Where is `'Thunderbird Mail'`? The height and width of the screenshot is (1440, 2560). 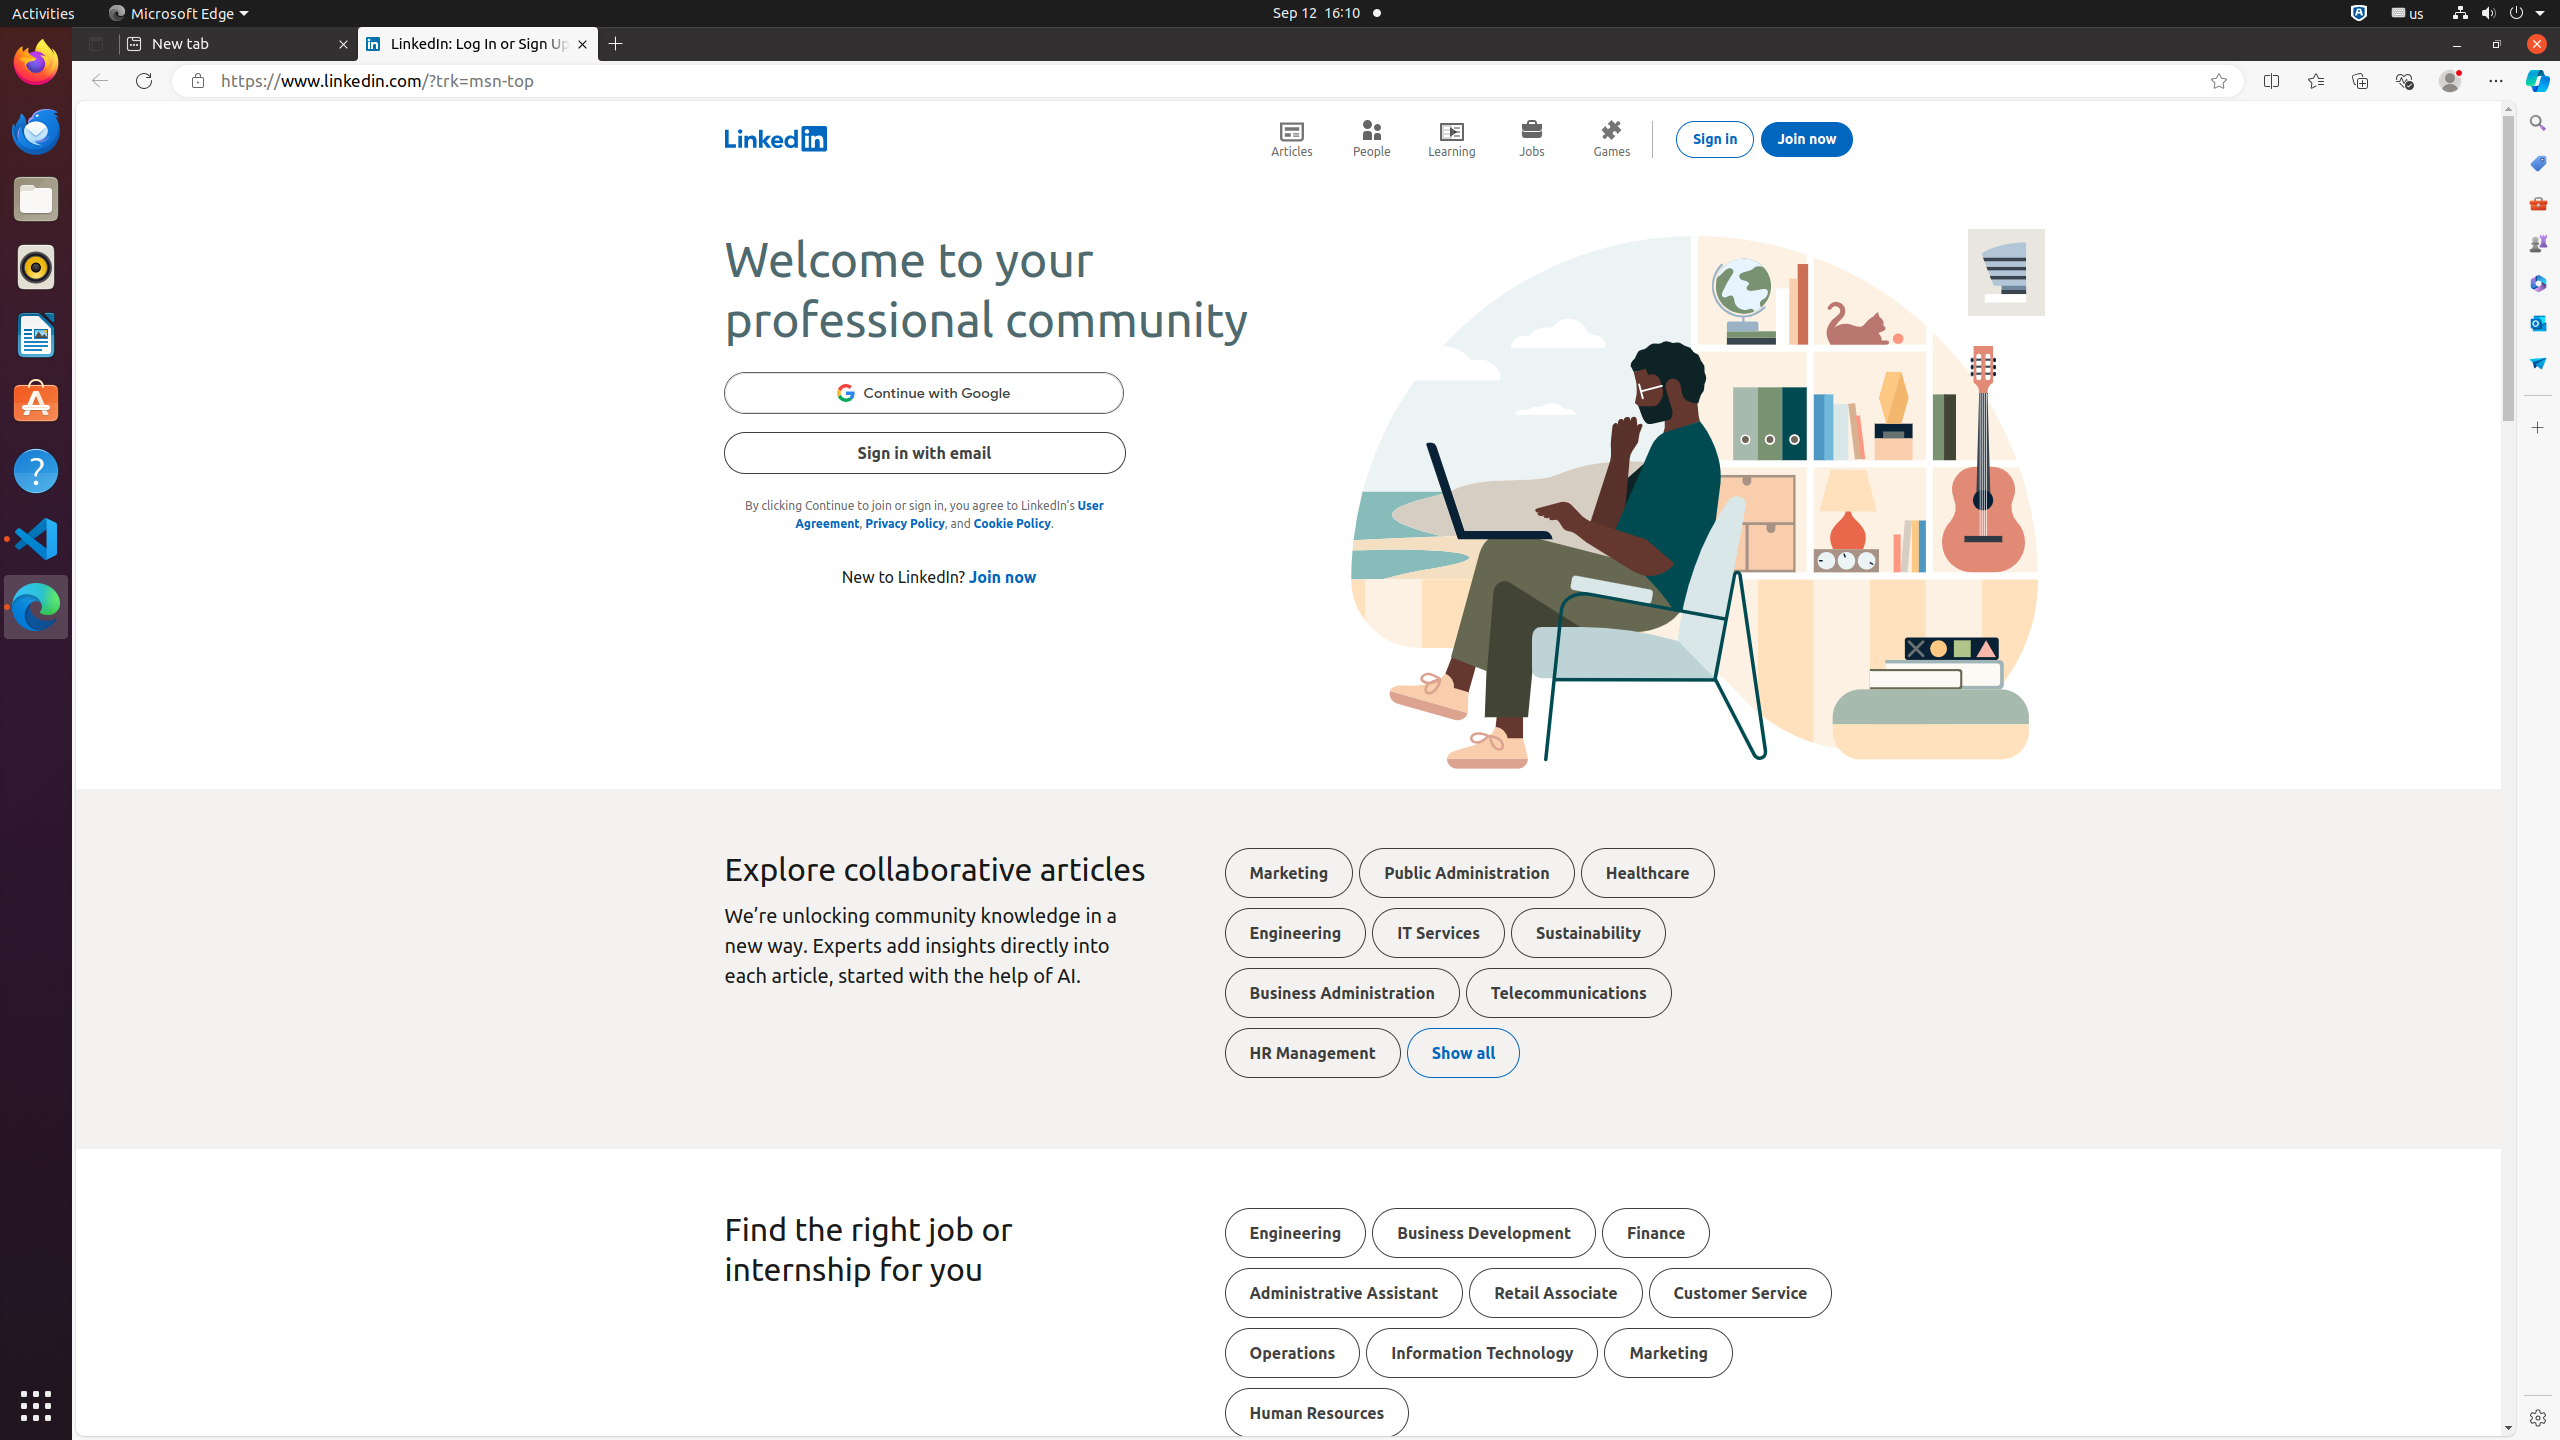 'Thunderbird Mail' is located at coordinates (36, 130).